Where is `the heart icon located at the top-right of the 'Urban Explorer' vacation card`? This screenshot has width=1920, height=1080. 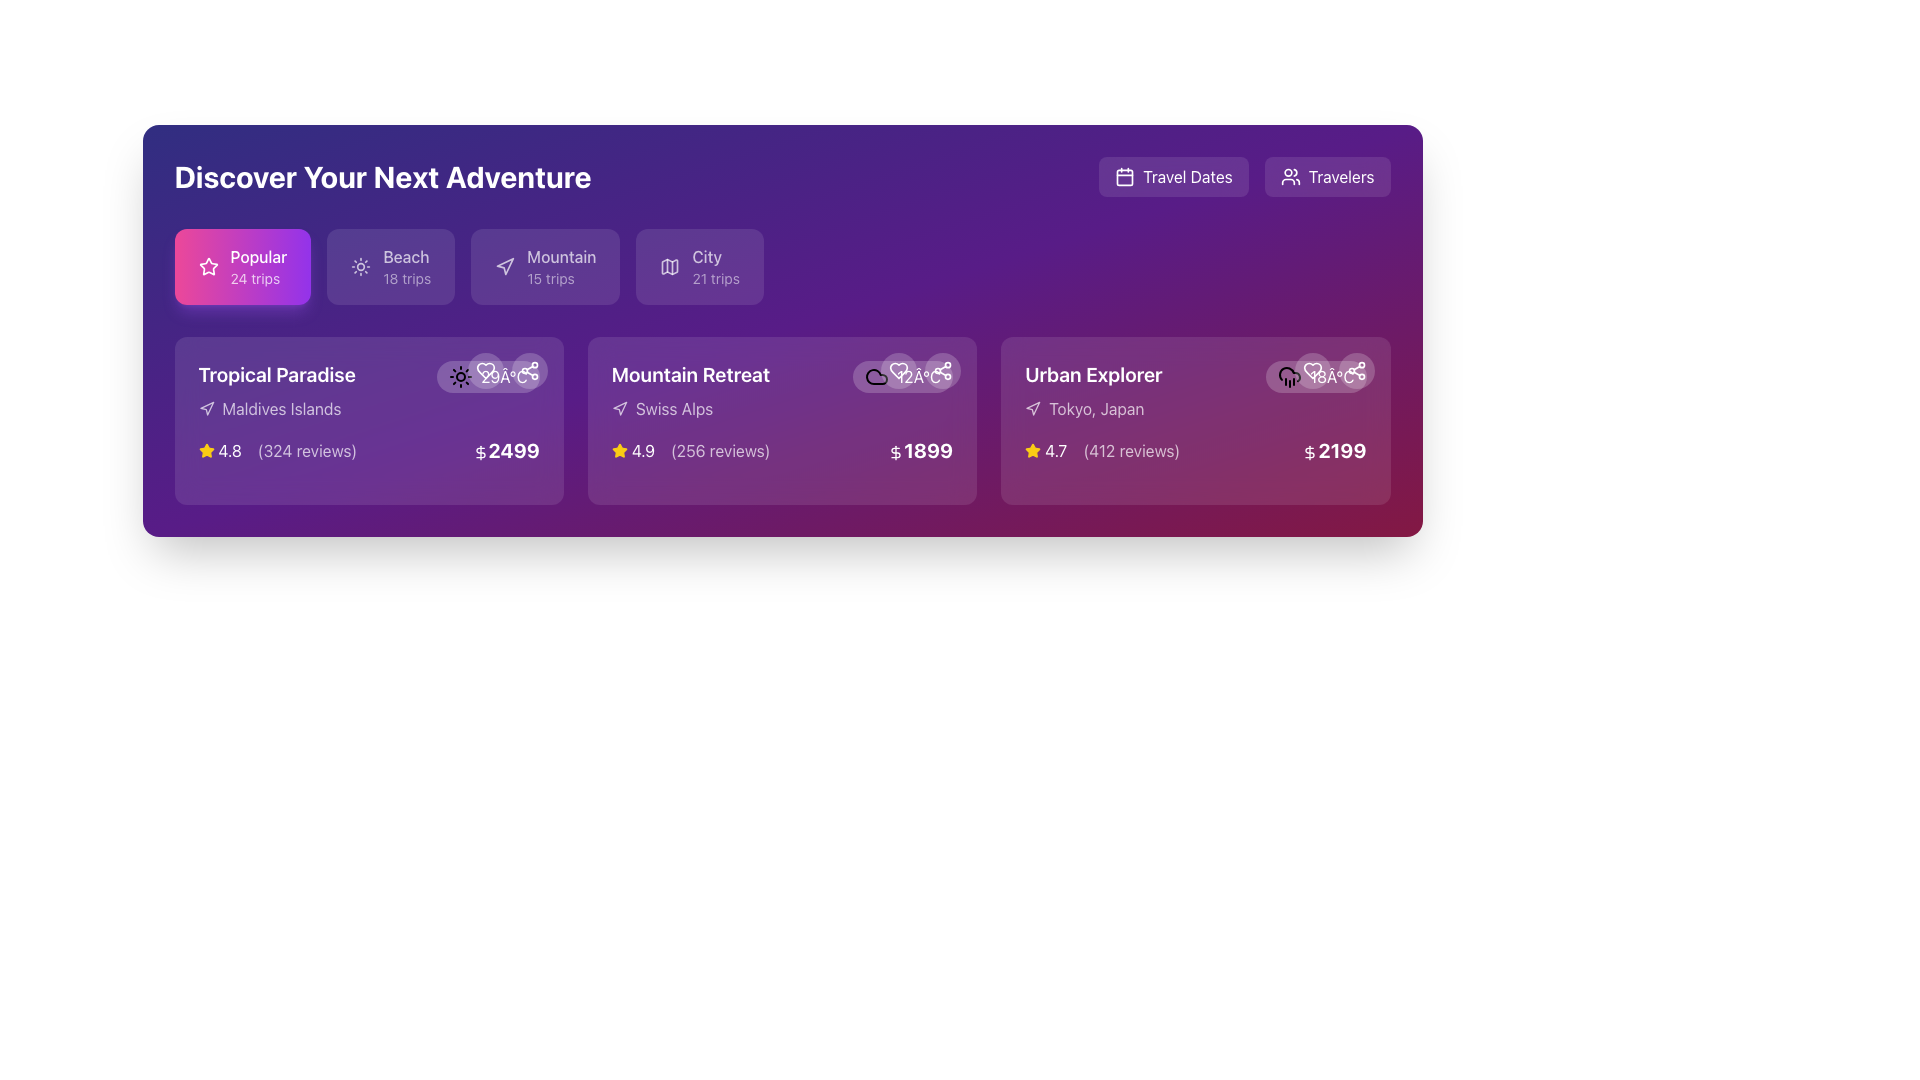 the heart icon located at the top-right of the 'Urban Explorer' vacation card is located at coordinates (1312, 370).